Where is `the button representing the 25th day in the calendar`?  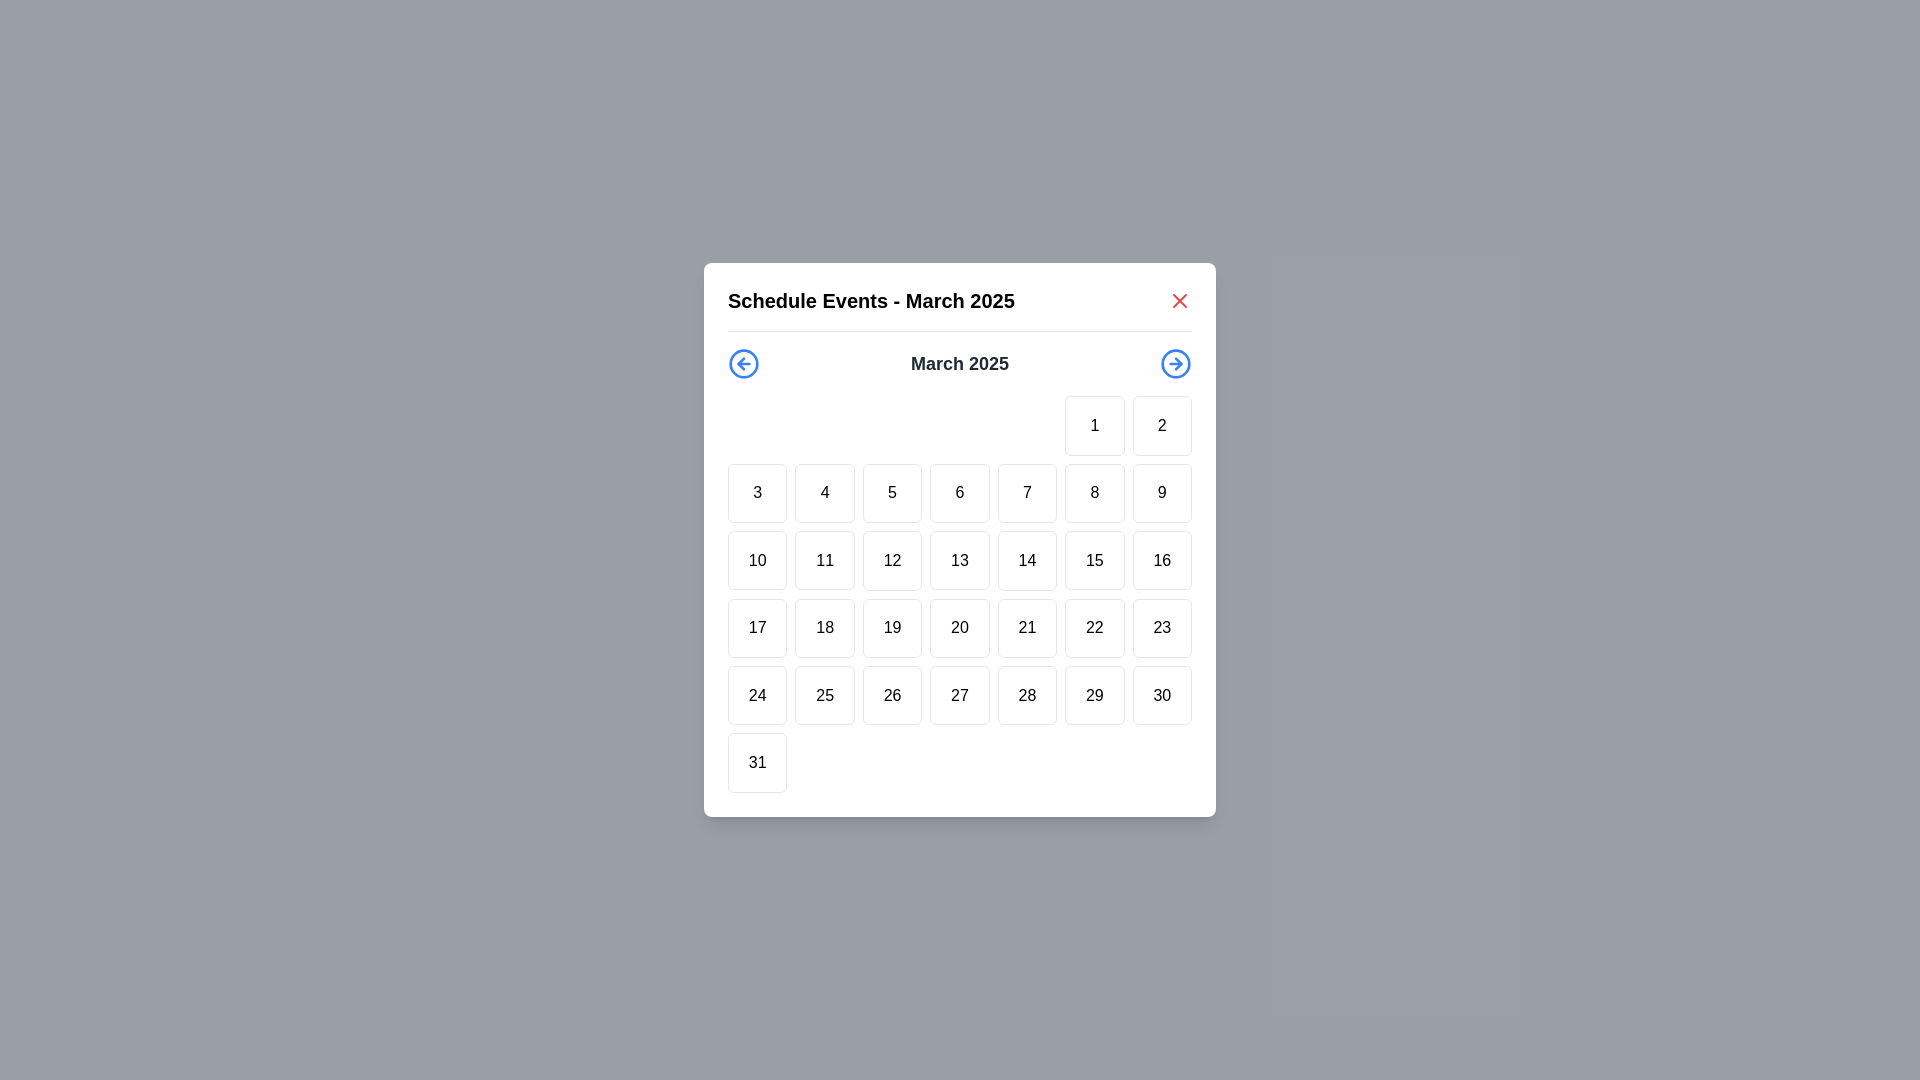
the button representing the 25th day in the calendar is located at coordinates (825, 694).